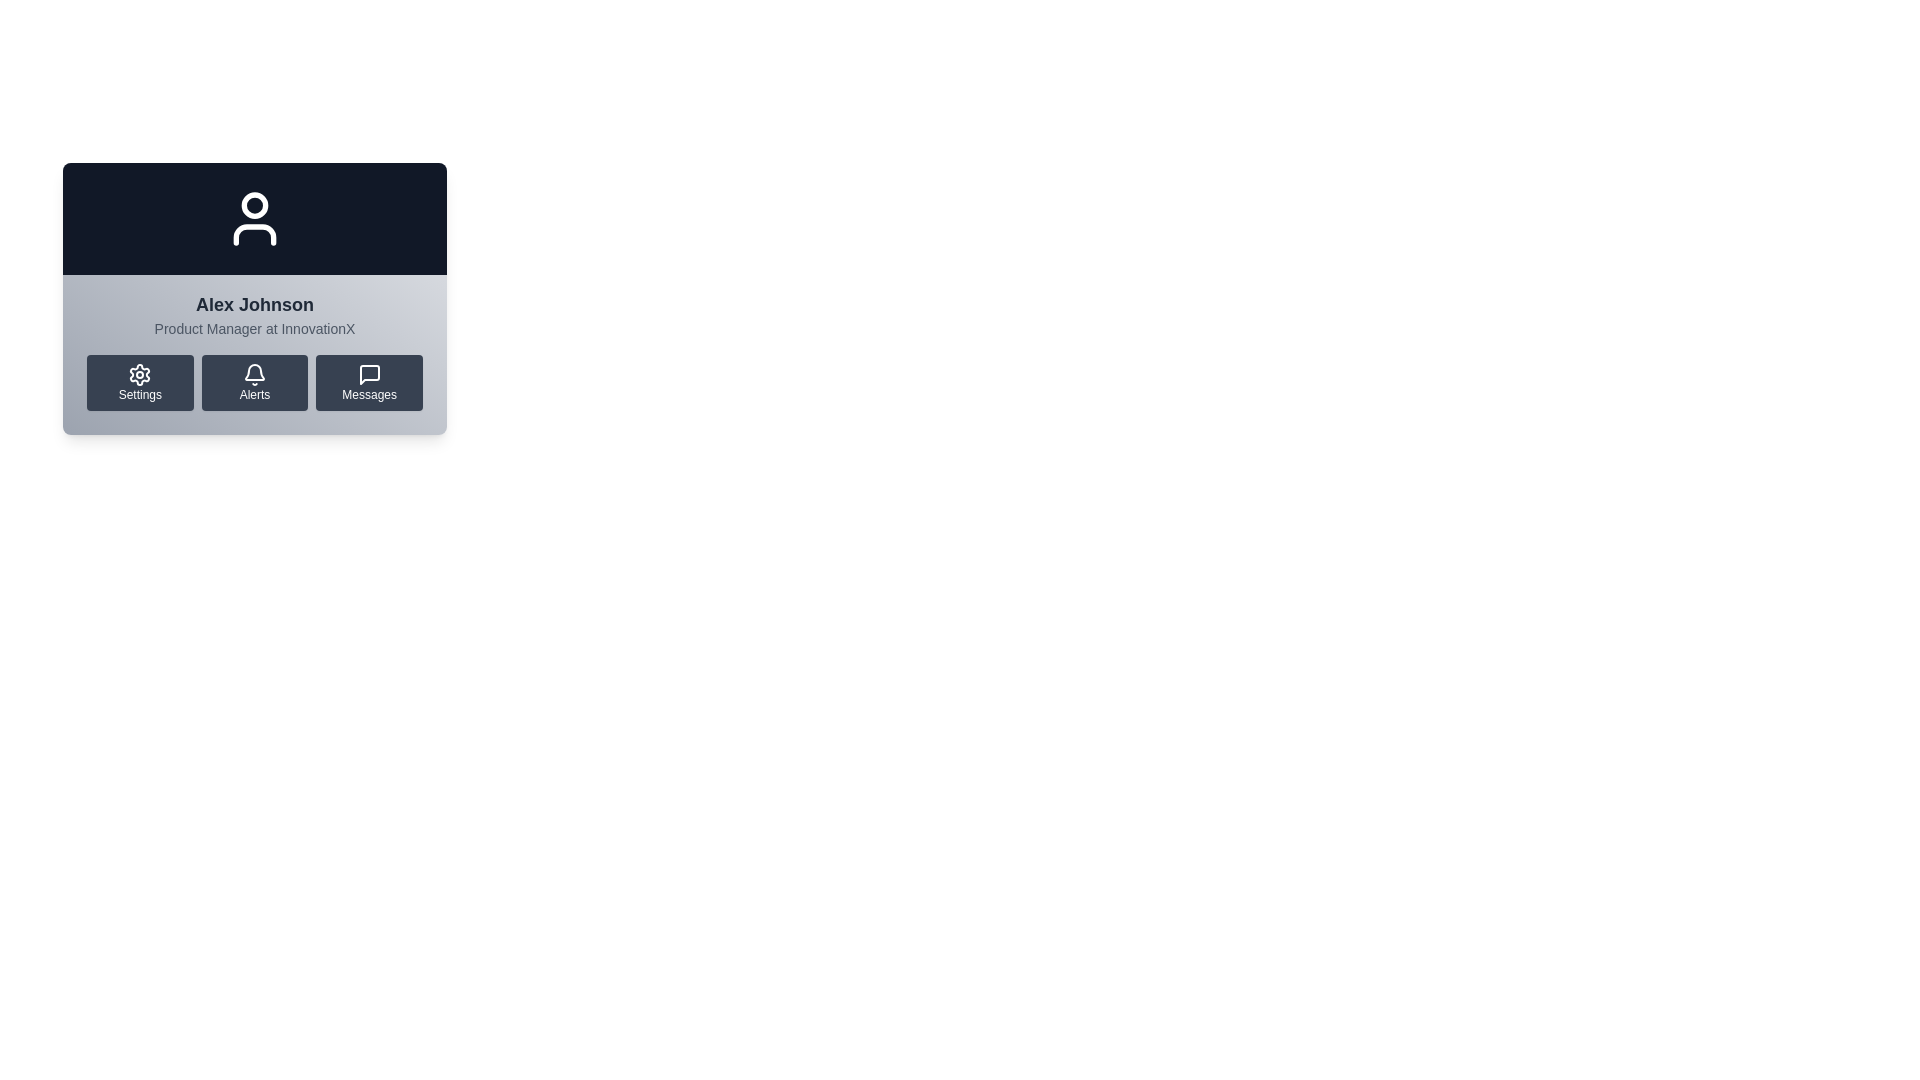  Describe the element at coordinates (253, 394) in the screenshot. I see `the navigation menu located at the bottom section of the display card` at that location.